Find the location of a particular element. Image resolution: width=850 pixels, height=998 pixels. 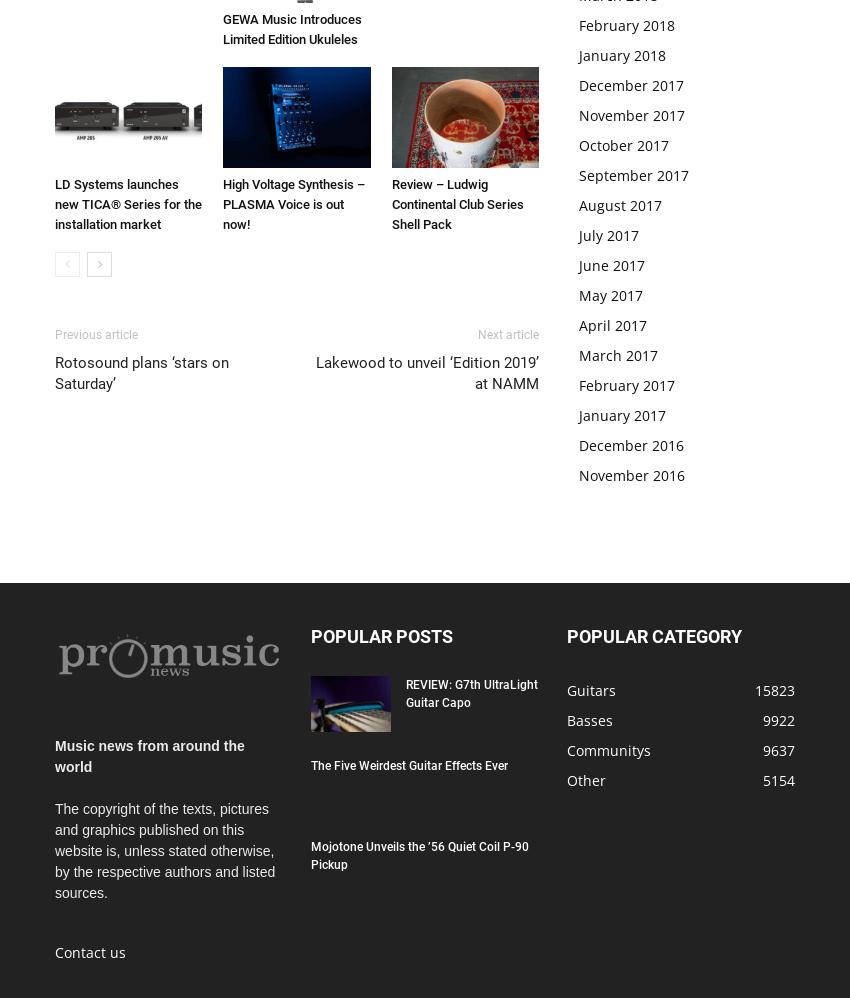

'POPULAR POSTS' is located at coordinates (380, 636).